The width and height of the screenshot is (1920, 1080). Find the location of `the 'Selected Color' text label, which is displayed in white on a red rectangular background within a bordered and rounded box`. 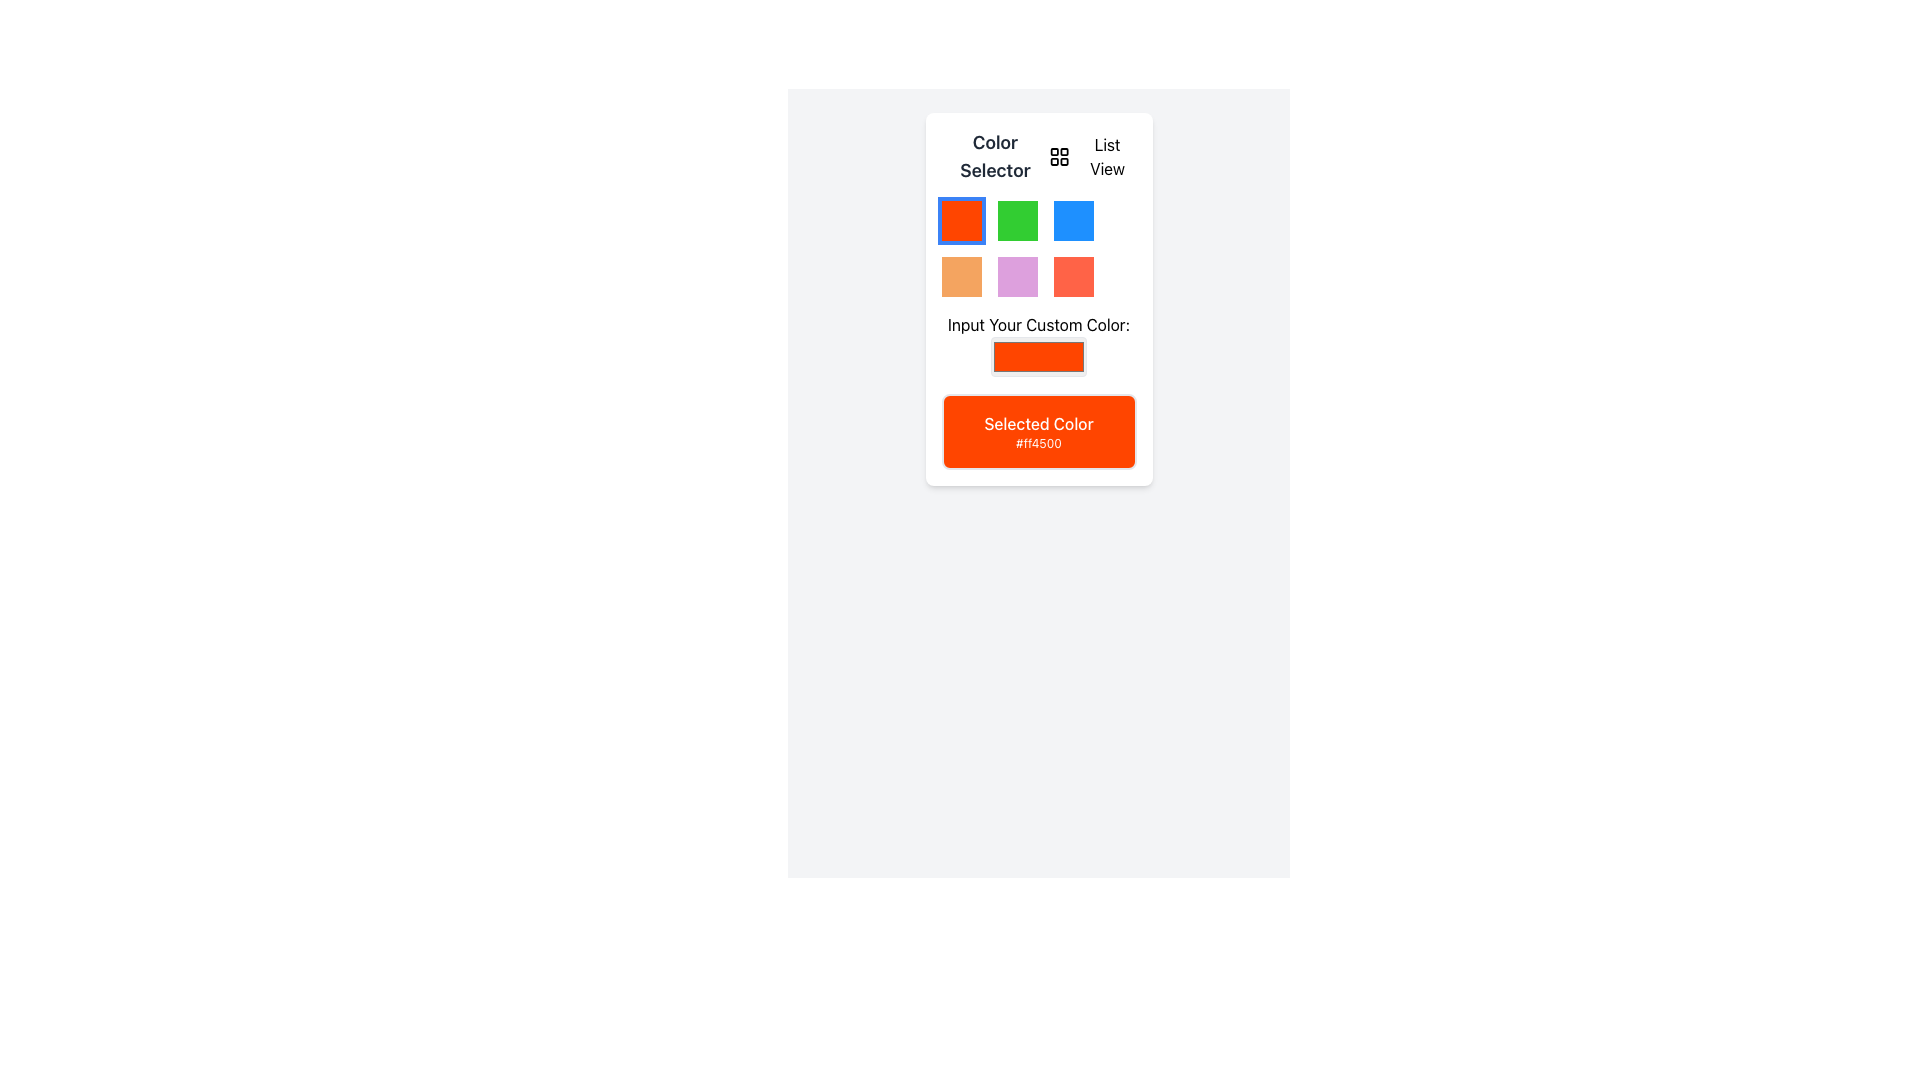

the 'Selected Color' text label, which is displayed in white on a red rectangular background within a bordered and rounded box is located at coordinates (1038, 423).